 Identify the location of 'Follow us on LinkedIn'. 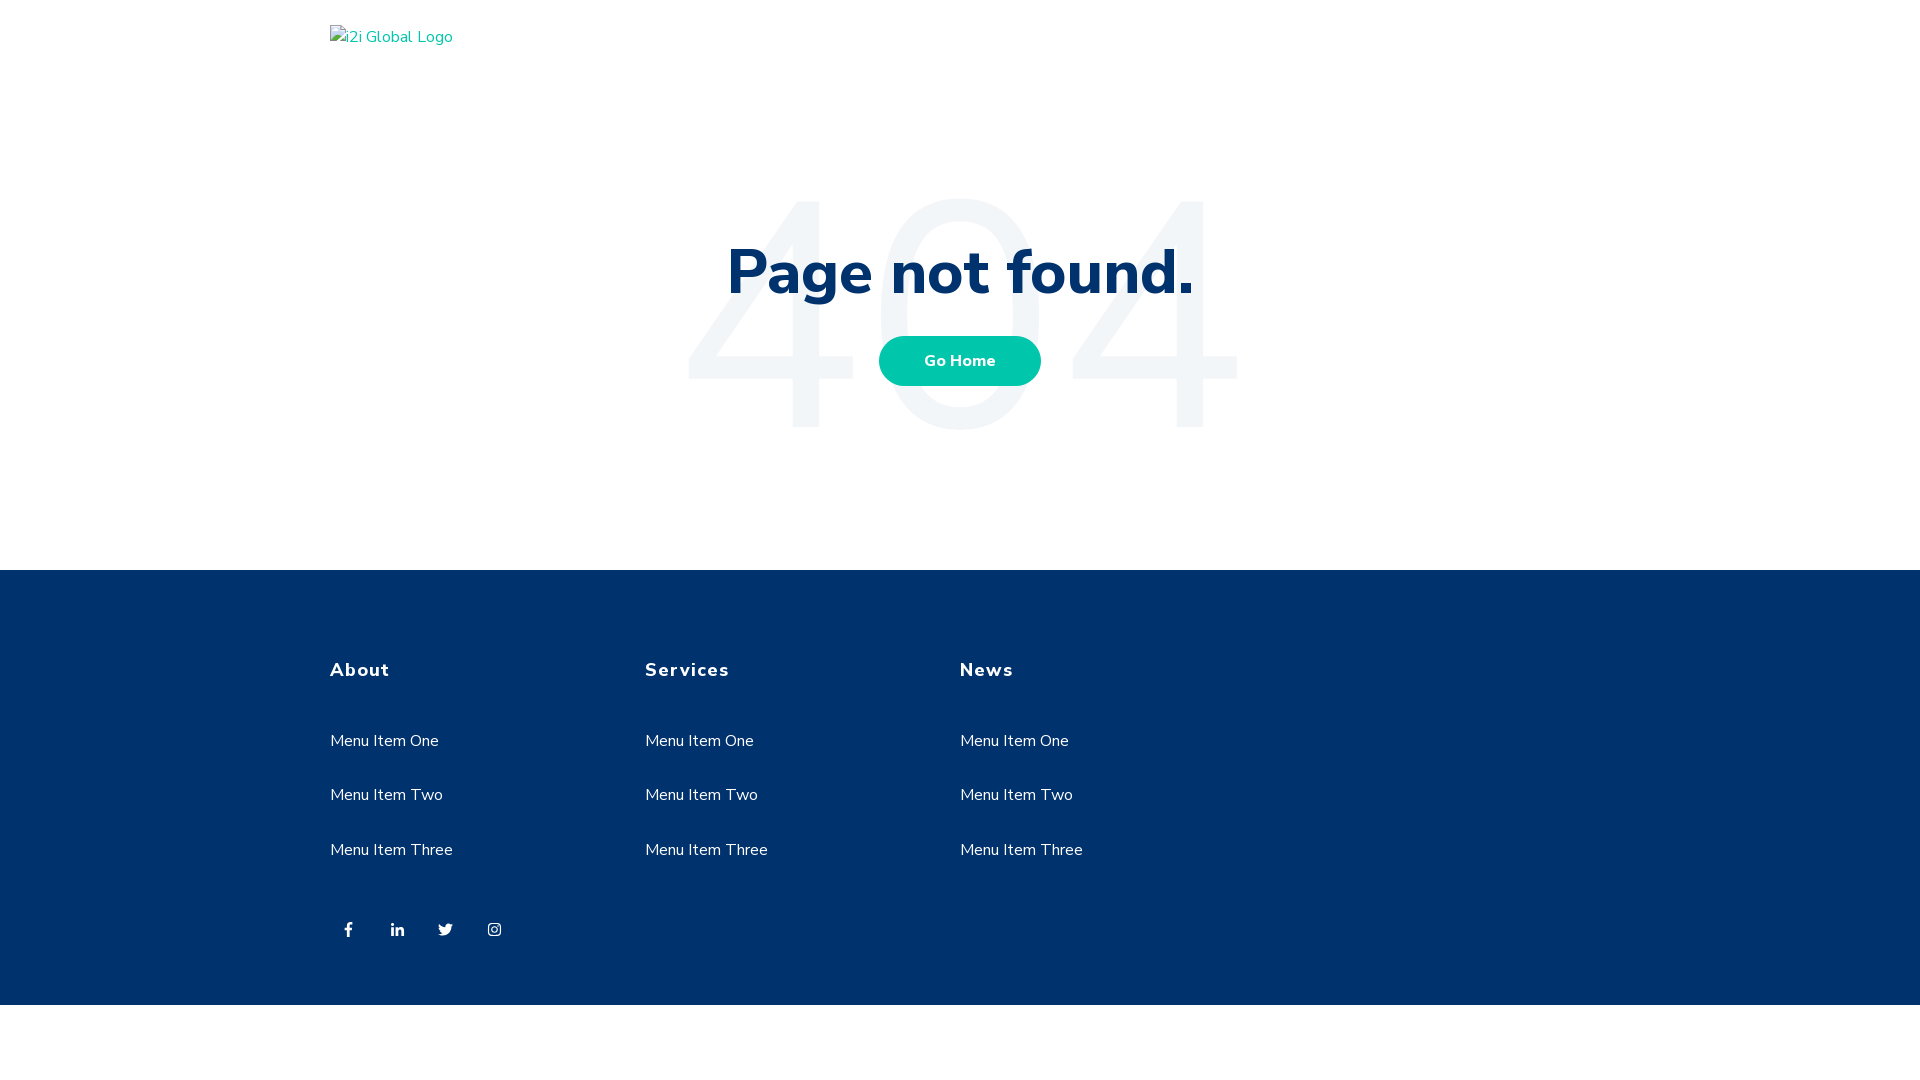
(402, 934).